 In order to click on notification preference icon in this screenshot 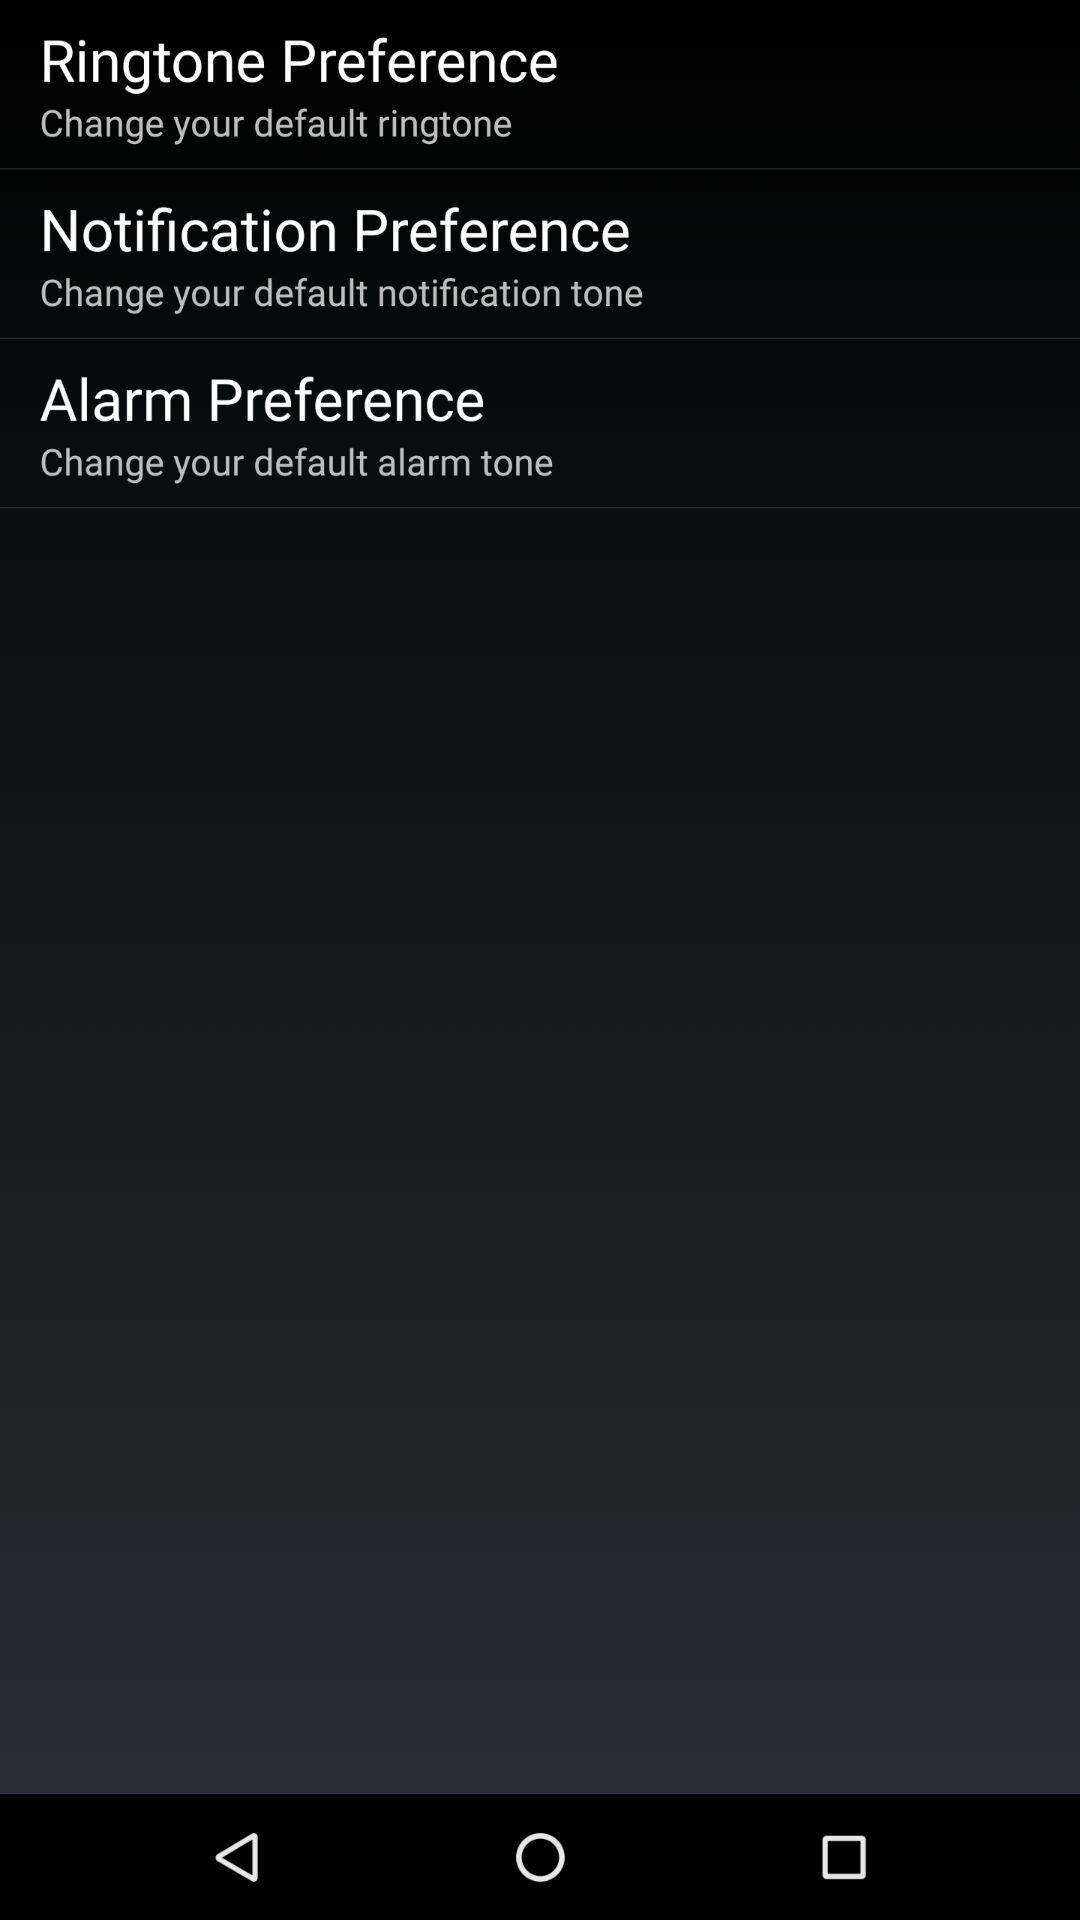, I will do `click(334, 228)`.